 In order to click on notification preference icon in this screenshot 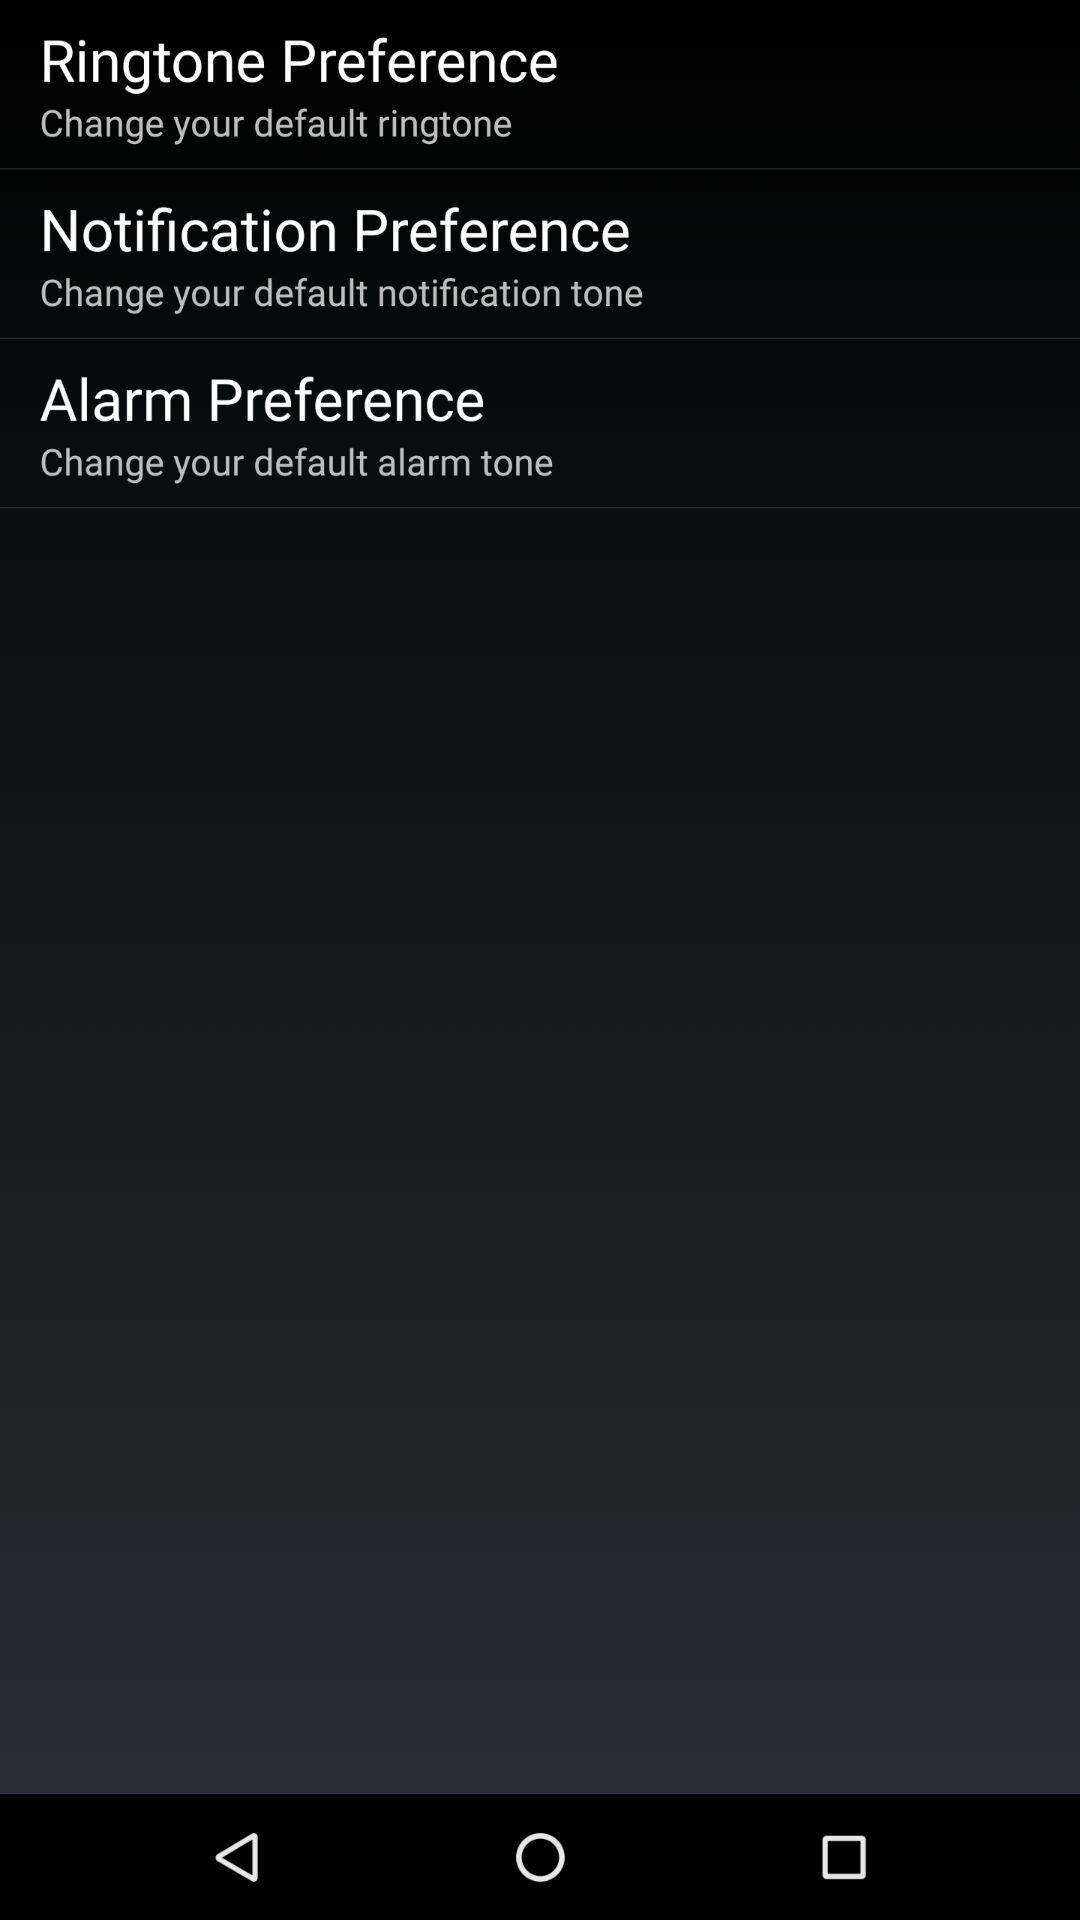, I will do `click(334, 228)`.